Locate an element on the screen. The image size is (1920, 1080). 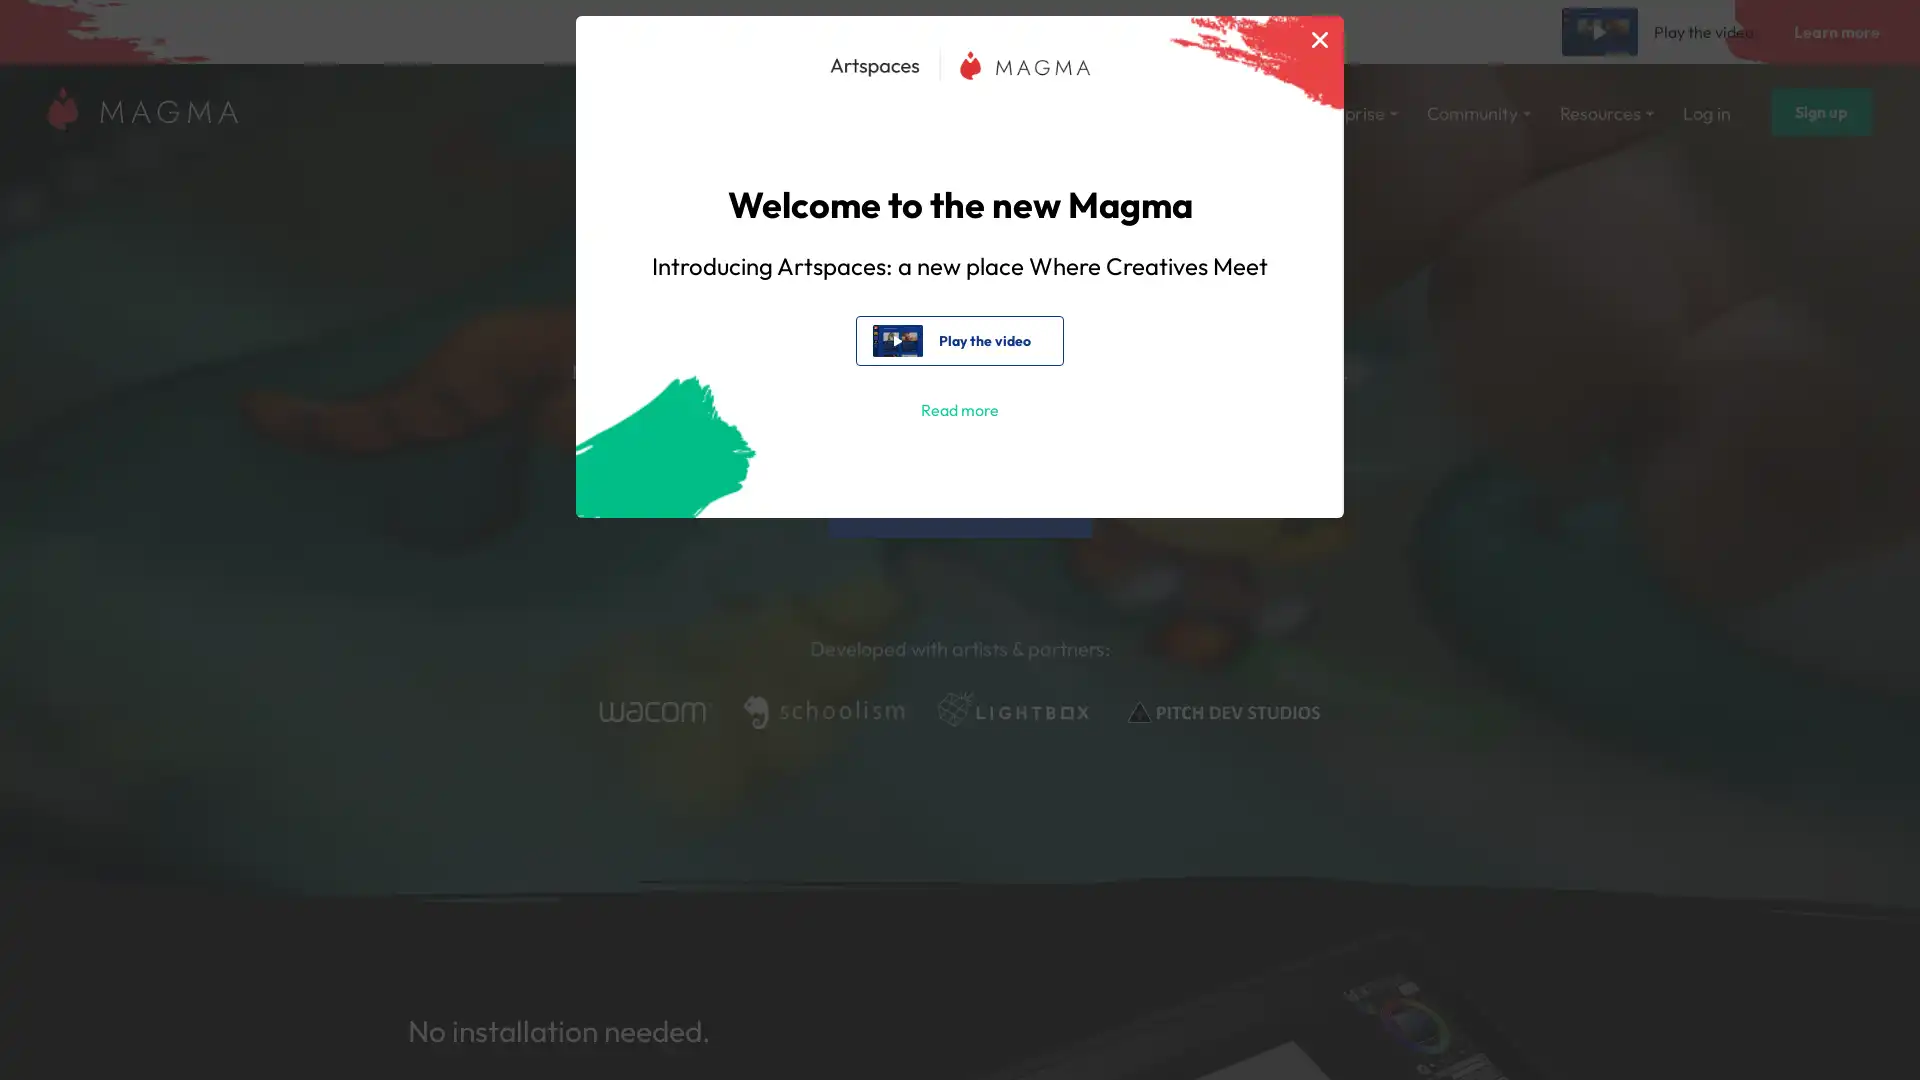
Play the video is located at coordinates (958, 339).